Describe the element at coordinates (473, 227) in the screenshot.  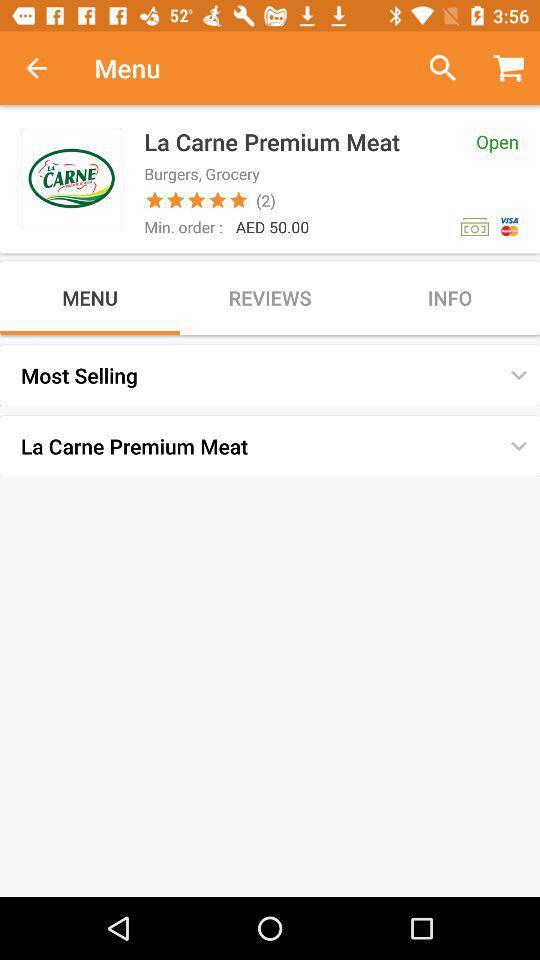
I see `icon left to visa icon on right side` at that location.